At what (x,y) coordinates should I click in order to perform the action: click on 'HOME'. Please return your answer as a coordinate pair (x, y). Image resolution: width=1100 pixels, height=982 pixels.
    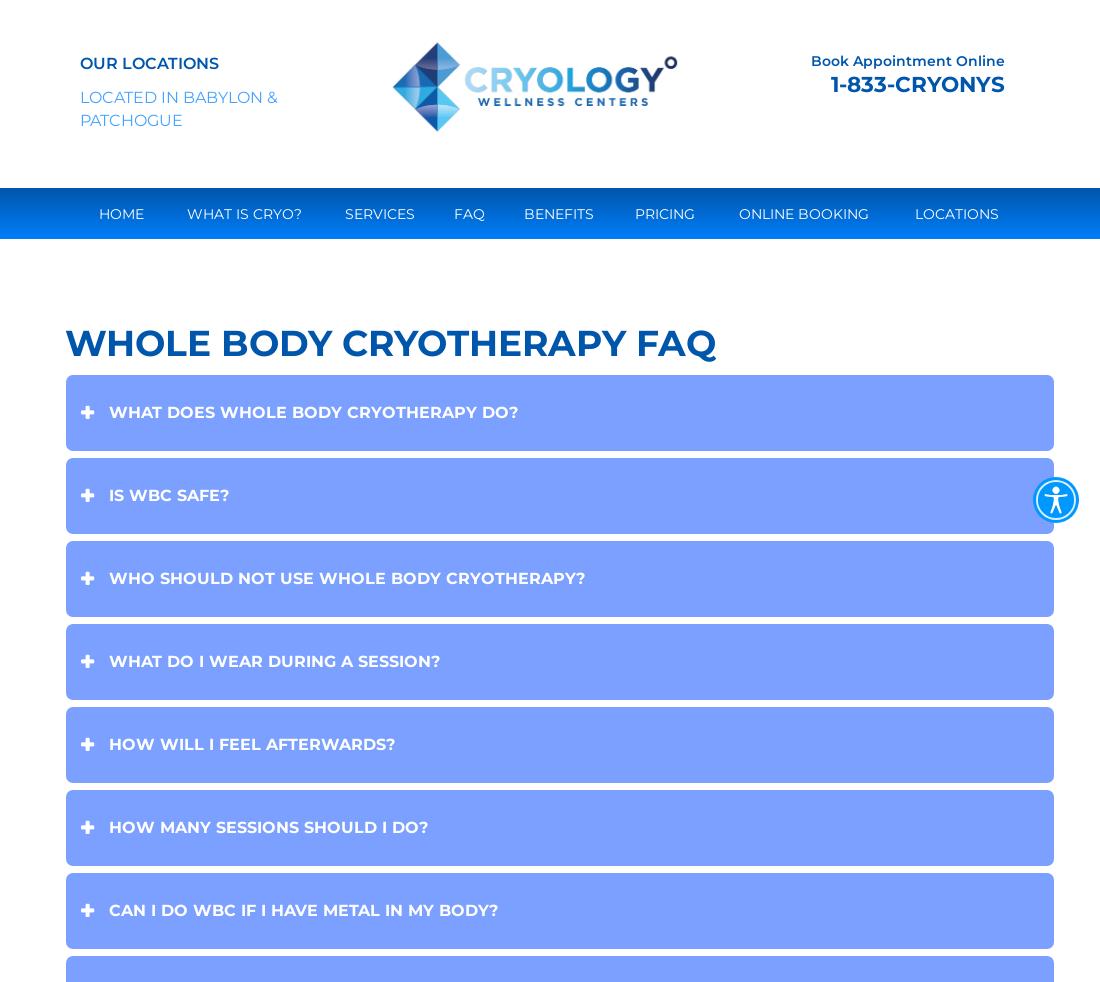
    Looking at the image, I should click on (121, 212).